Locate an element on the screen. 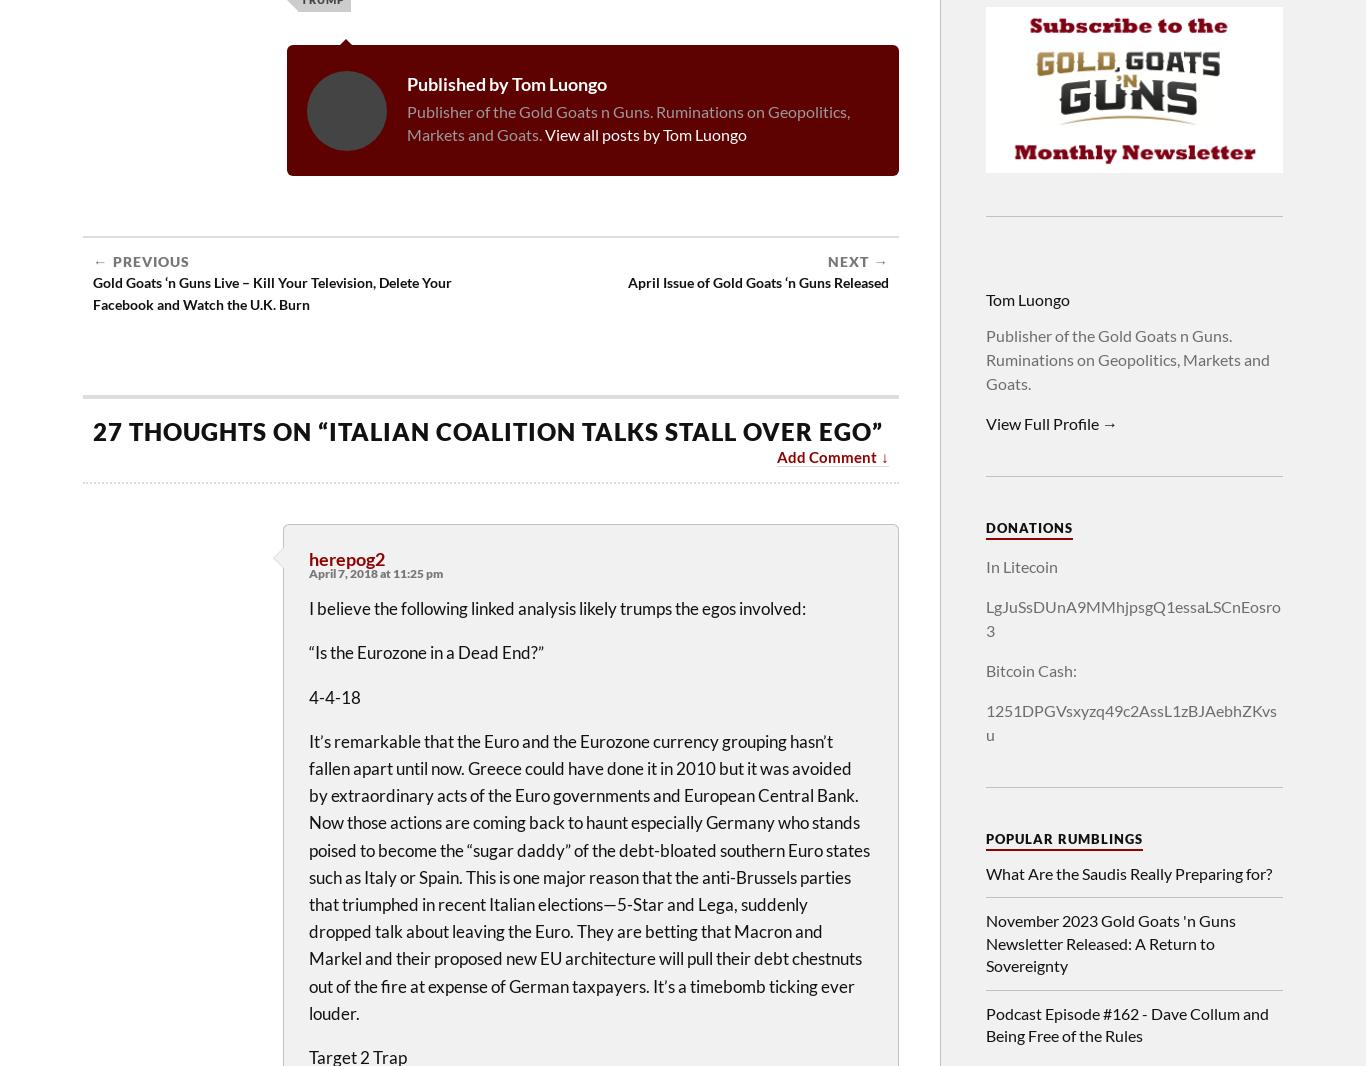 Image resolution: width=1366 pixels, height=1066 pixels. '1251DPGVsxyzq49c2AssL1zBJAebhZKvsu' is located at coordinates (985, 721).